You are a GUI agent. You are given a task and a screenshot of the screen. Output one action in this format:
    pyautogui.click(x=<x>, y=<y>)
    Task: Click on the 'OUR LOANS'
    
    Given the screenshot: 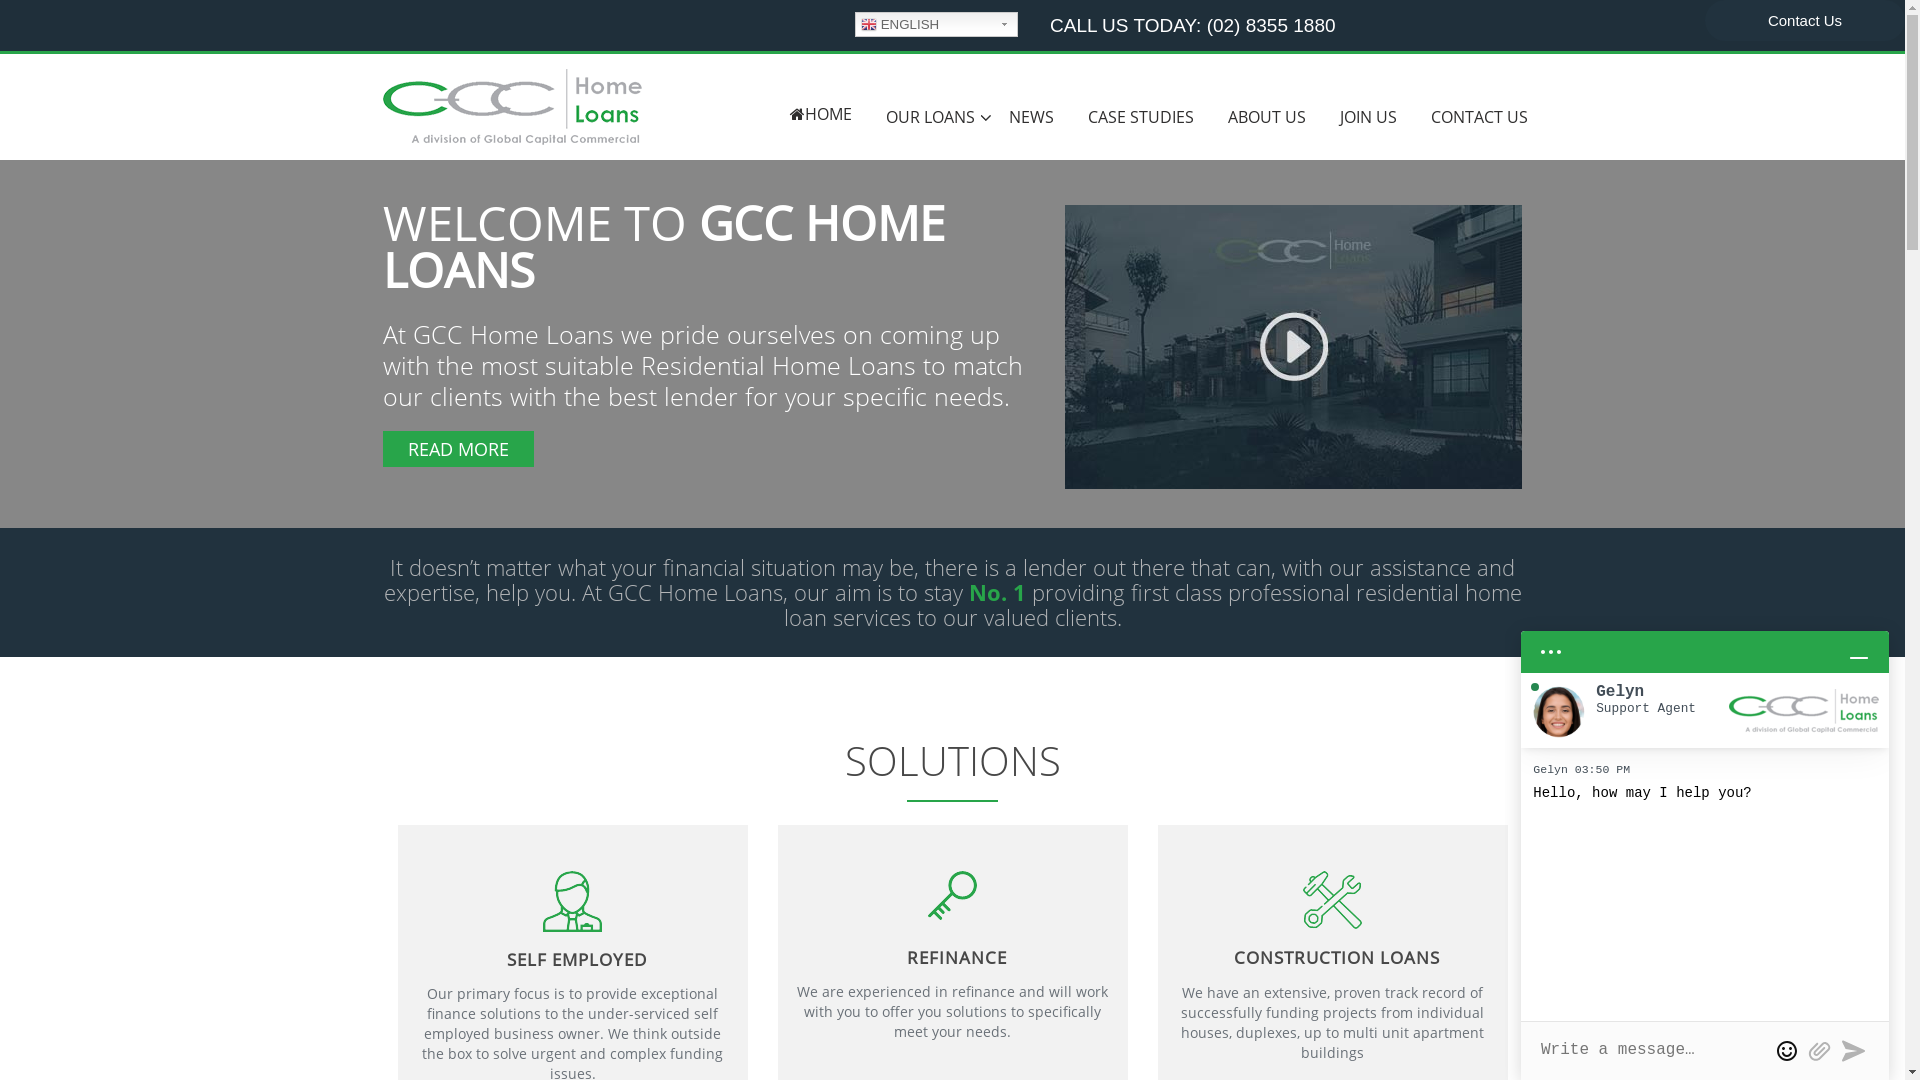 What is the action you would take?
    pyautogui.click(x=928, y=117)
    